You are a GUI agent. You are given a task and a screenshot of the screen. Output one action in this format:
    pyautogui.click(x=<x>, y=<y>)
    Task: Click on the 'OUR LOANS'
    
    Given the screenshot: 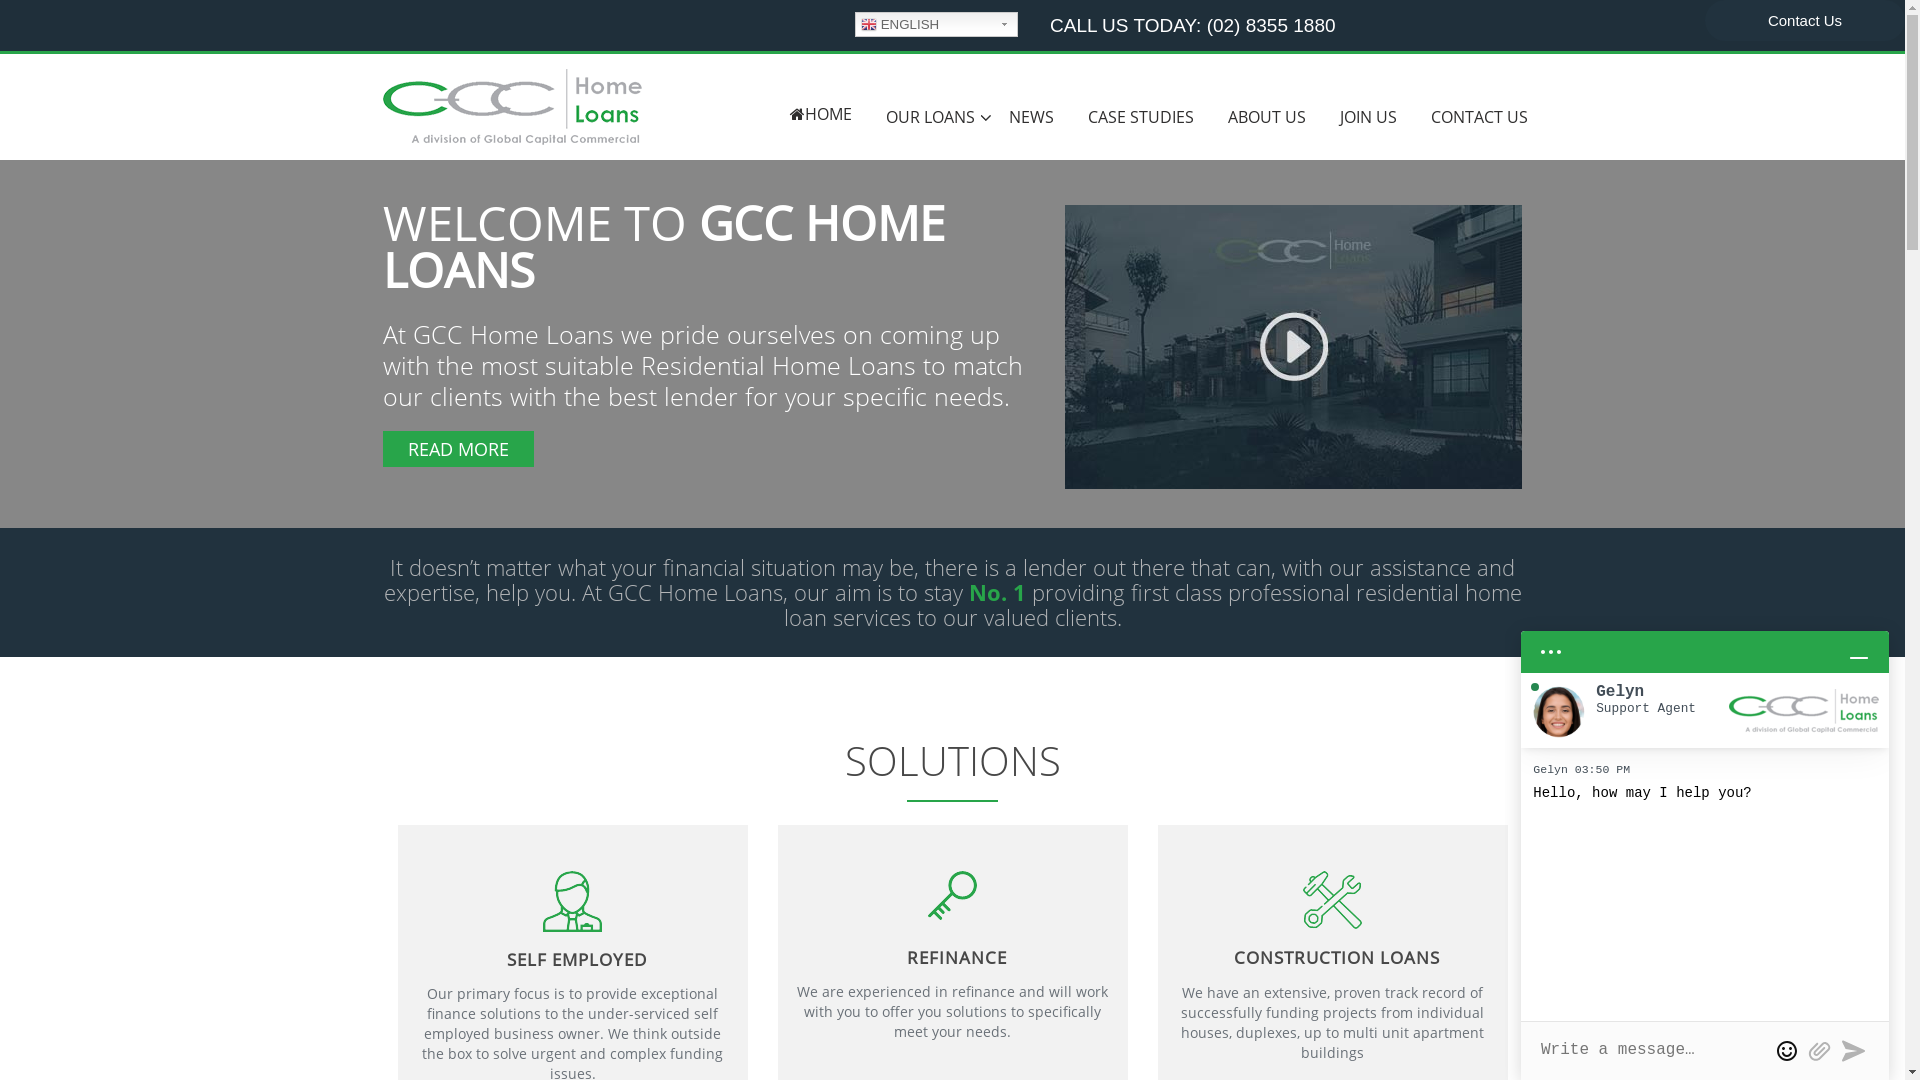 What is the action you would take?
    pyautogui.click(x=928, y=117)
    